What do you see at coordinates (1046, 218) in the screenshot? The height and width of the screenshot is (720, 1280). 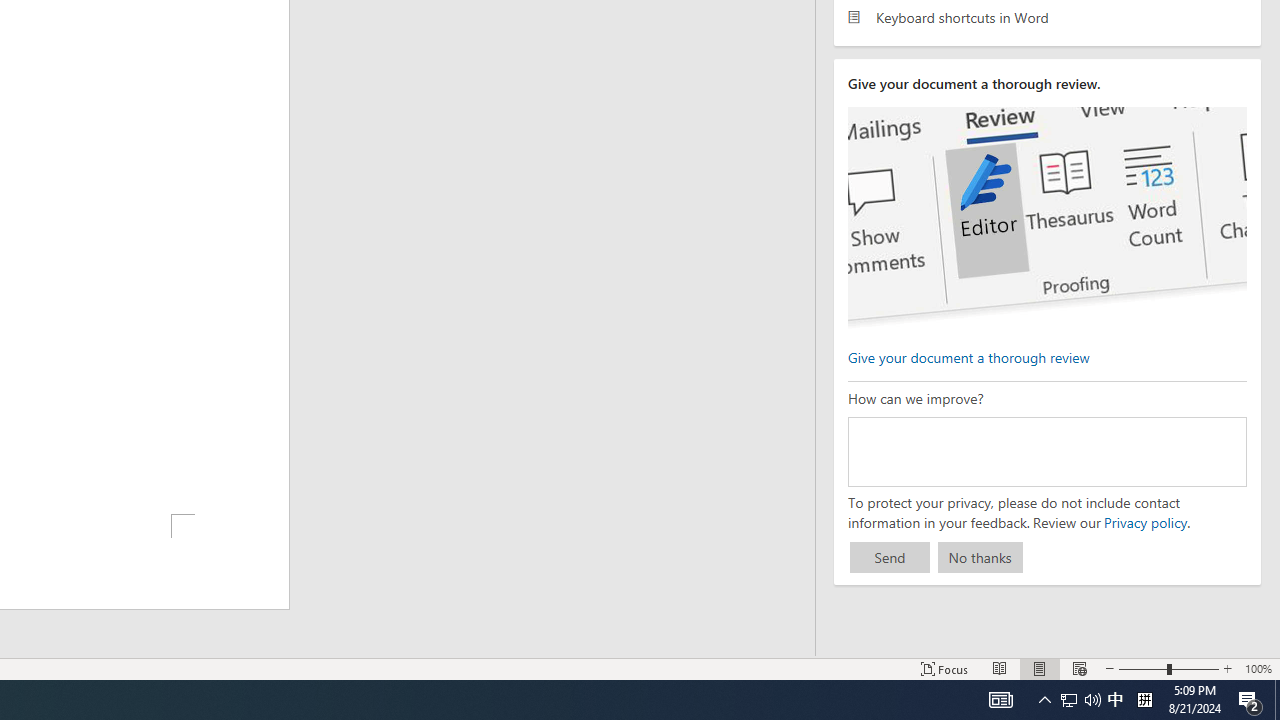 I see `'editor ui screenshot'` at bounding box center [1046, 218].